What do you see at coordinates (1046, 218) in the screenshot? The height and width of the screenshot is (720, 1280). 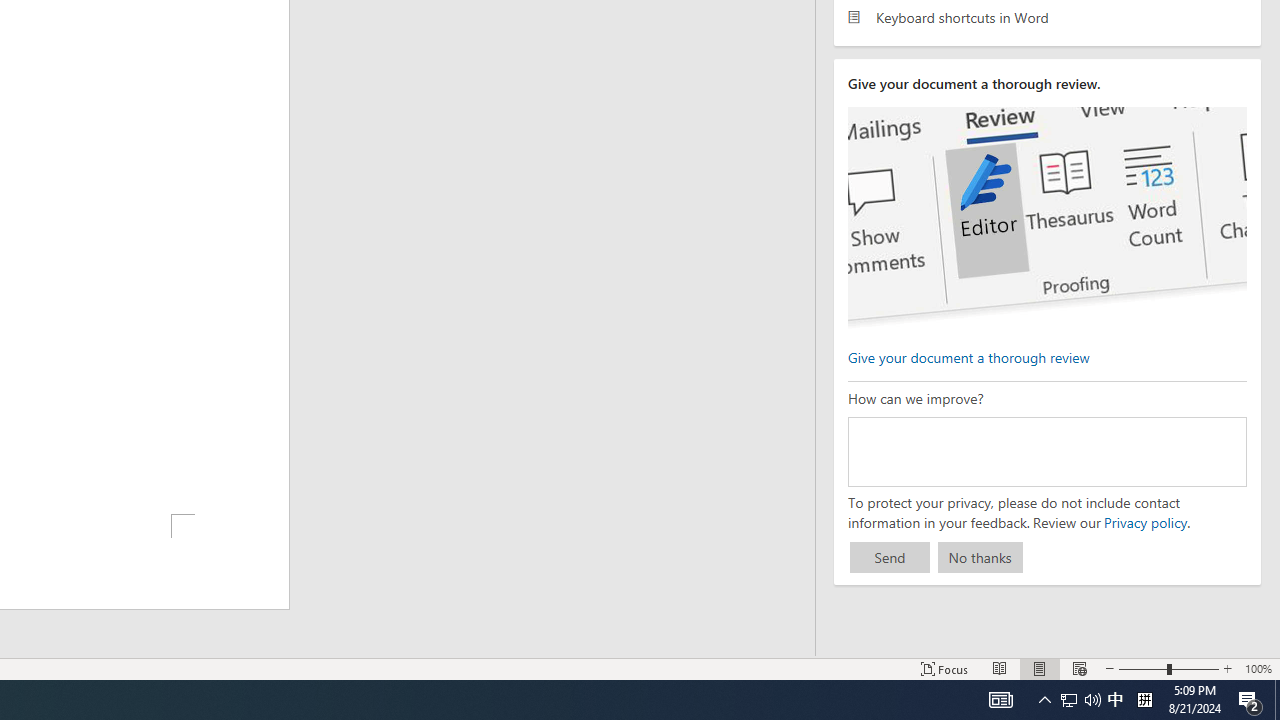 I see `'editor ui screenshot'` at bounding box center [1046, 218].